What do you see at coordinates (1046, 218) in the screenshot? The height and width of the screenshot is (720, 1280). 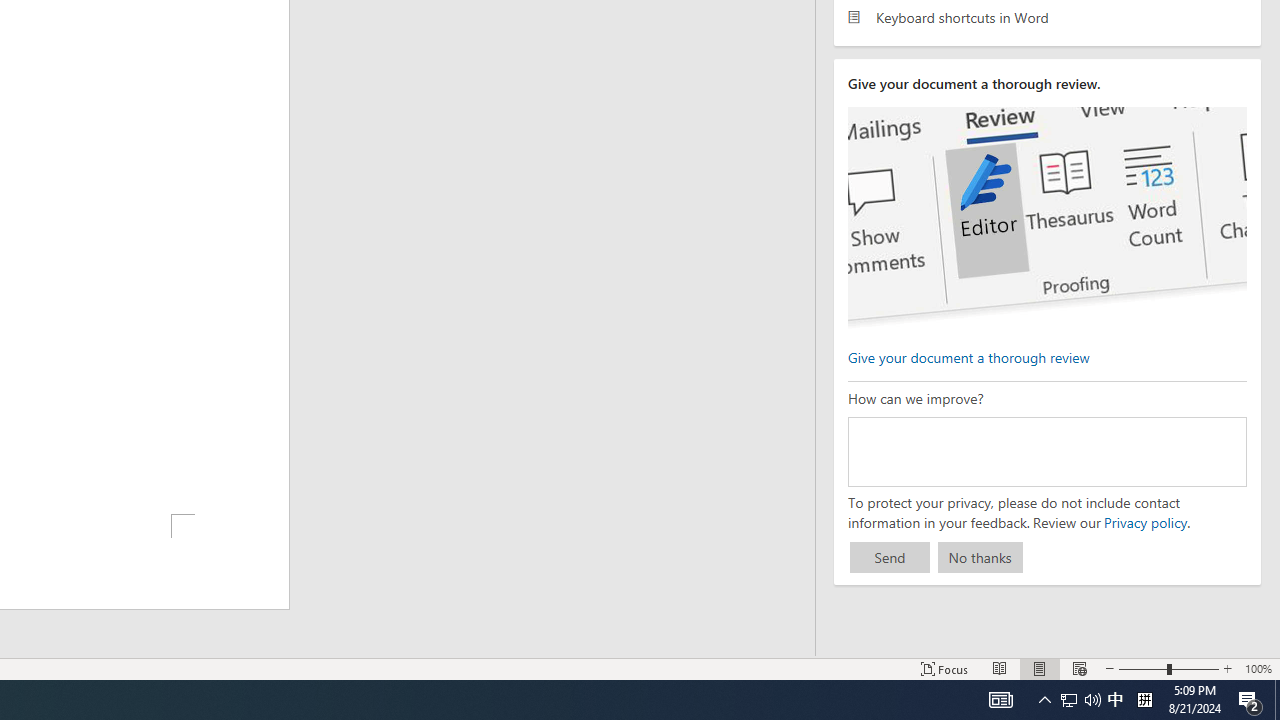 I see `'editor ui screenshot'` at bounding box center [1046, 218].